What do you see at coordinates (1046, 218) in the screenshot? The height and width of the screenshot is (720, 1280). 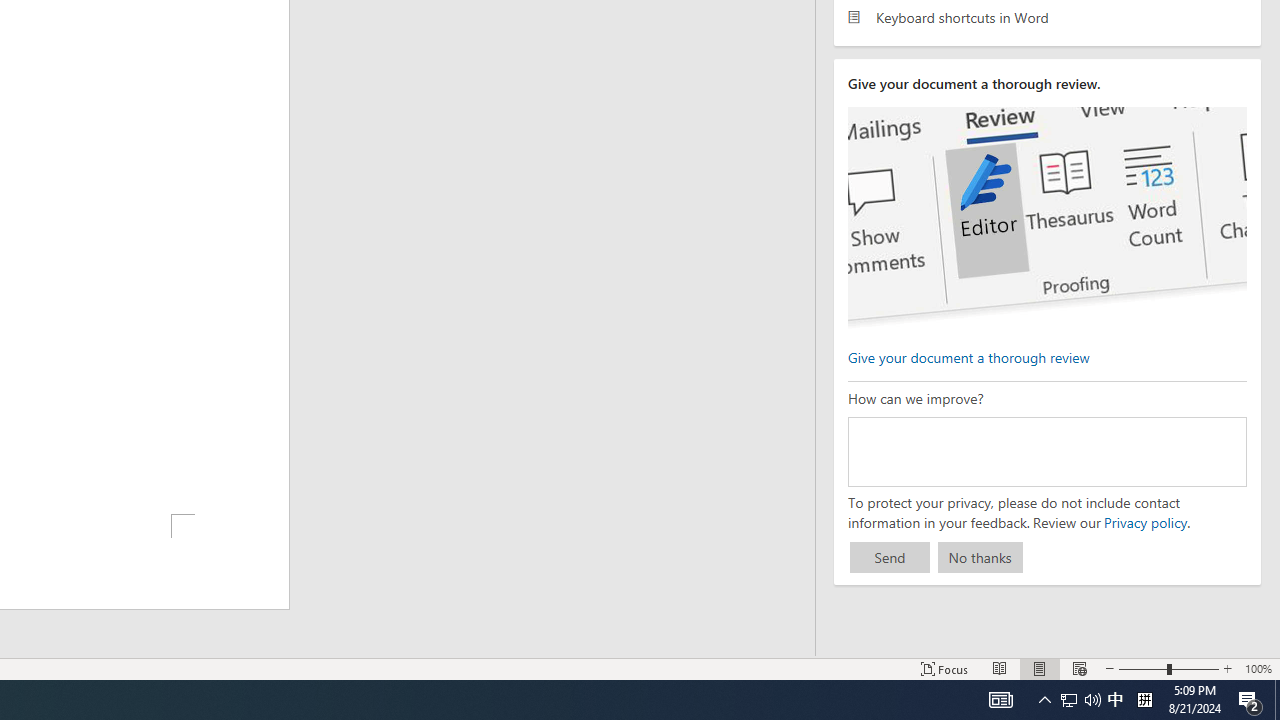 I see `'editor ui screenshot'` at bounding box center [1046, 218].